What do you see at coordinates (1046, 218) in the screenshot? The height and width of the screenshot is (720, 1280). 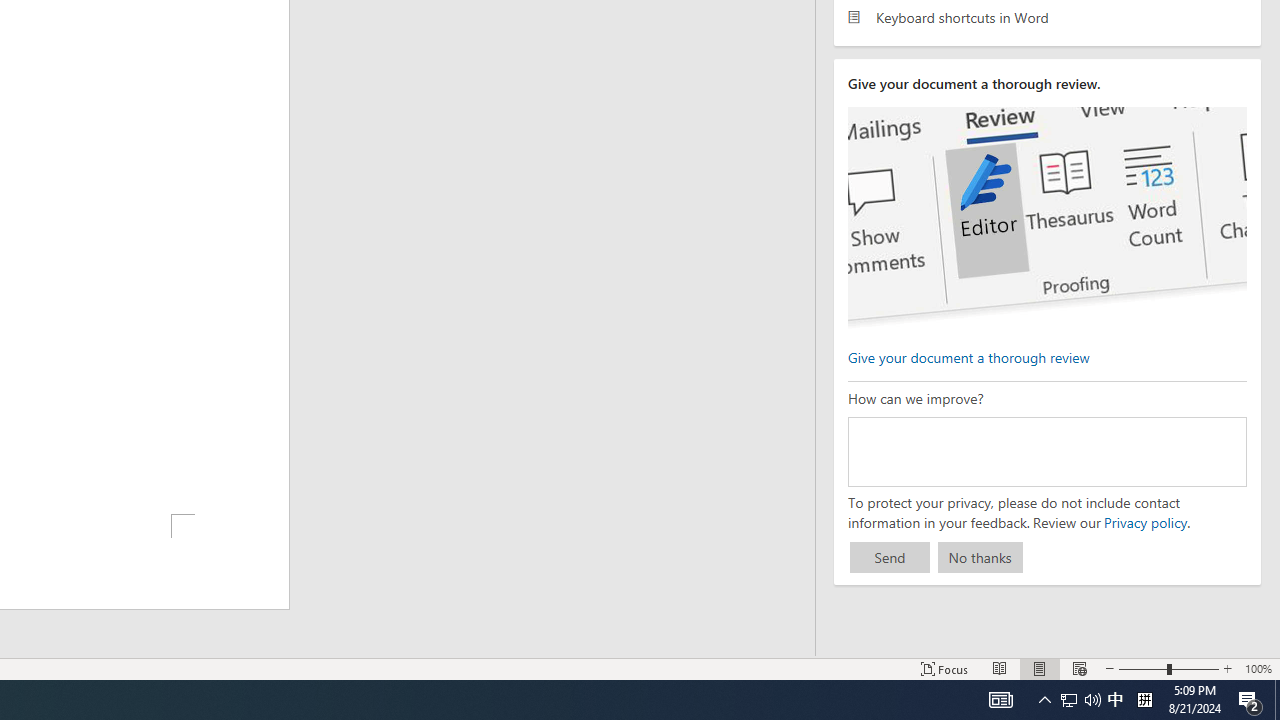 I see `'editor ui screenshot'` at bounding box center [1046, 218].